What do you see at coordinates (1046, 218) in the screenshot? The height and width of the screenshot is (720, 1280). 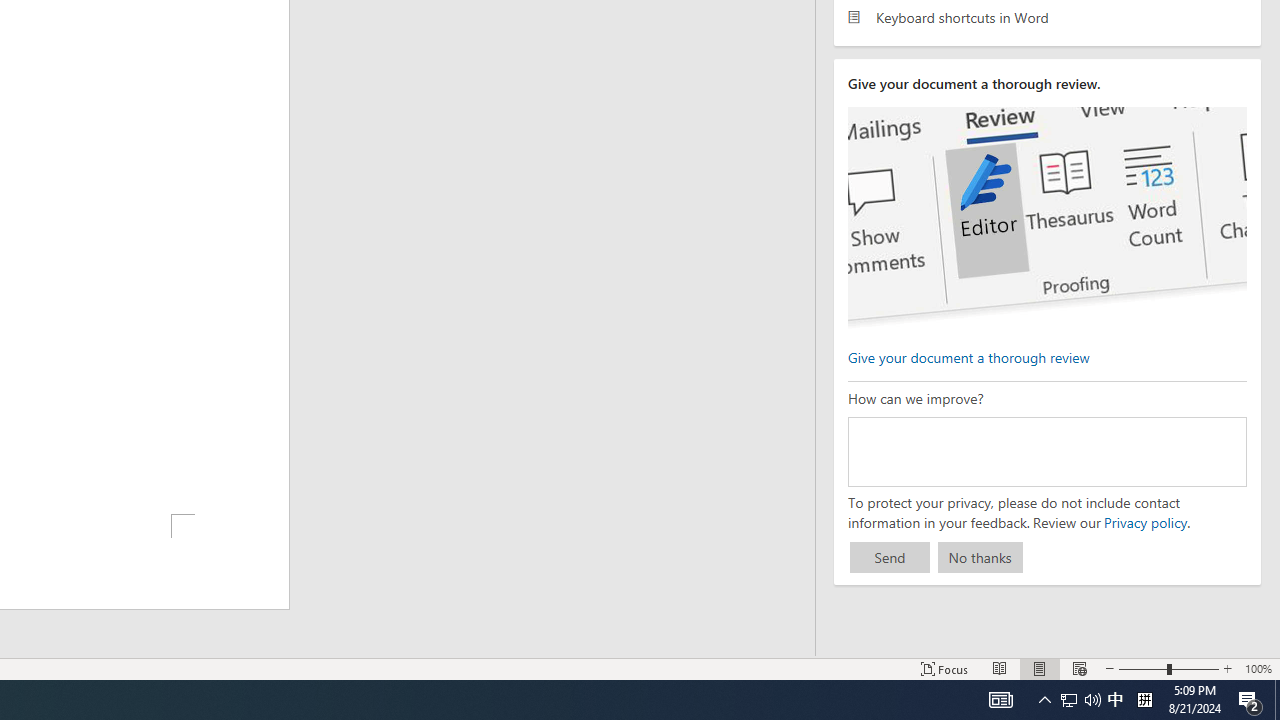 I see `'editor ui screenshot'` at bounding box center [1046, 218].